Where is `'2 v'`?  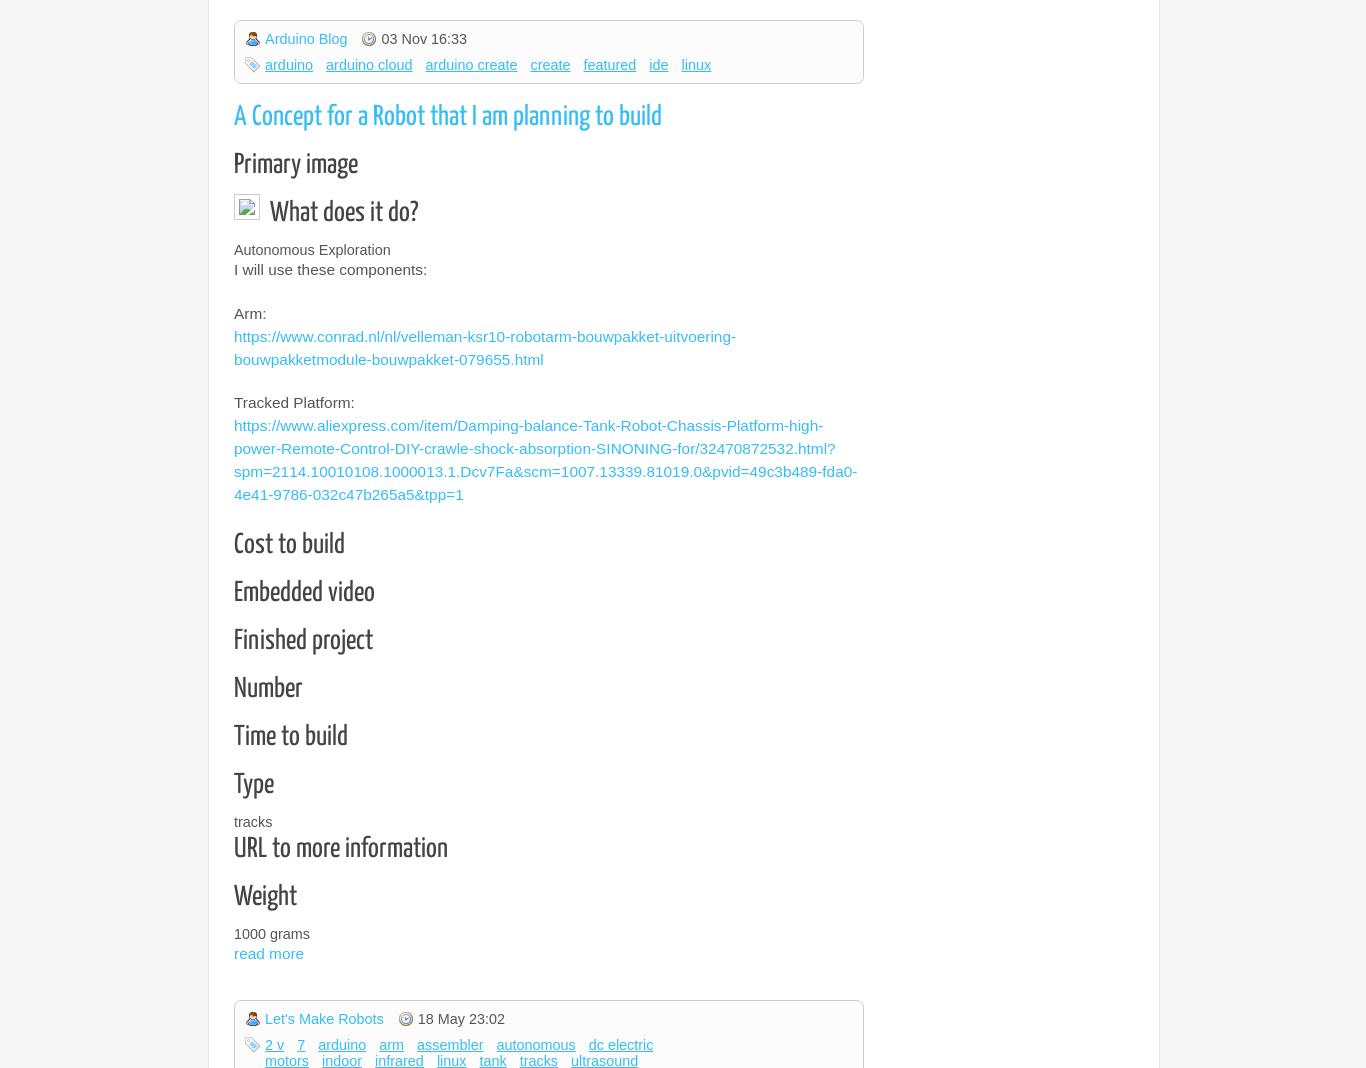
'2 v' is located at coordinates (274, 1043).